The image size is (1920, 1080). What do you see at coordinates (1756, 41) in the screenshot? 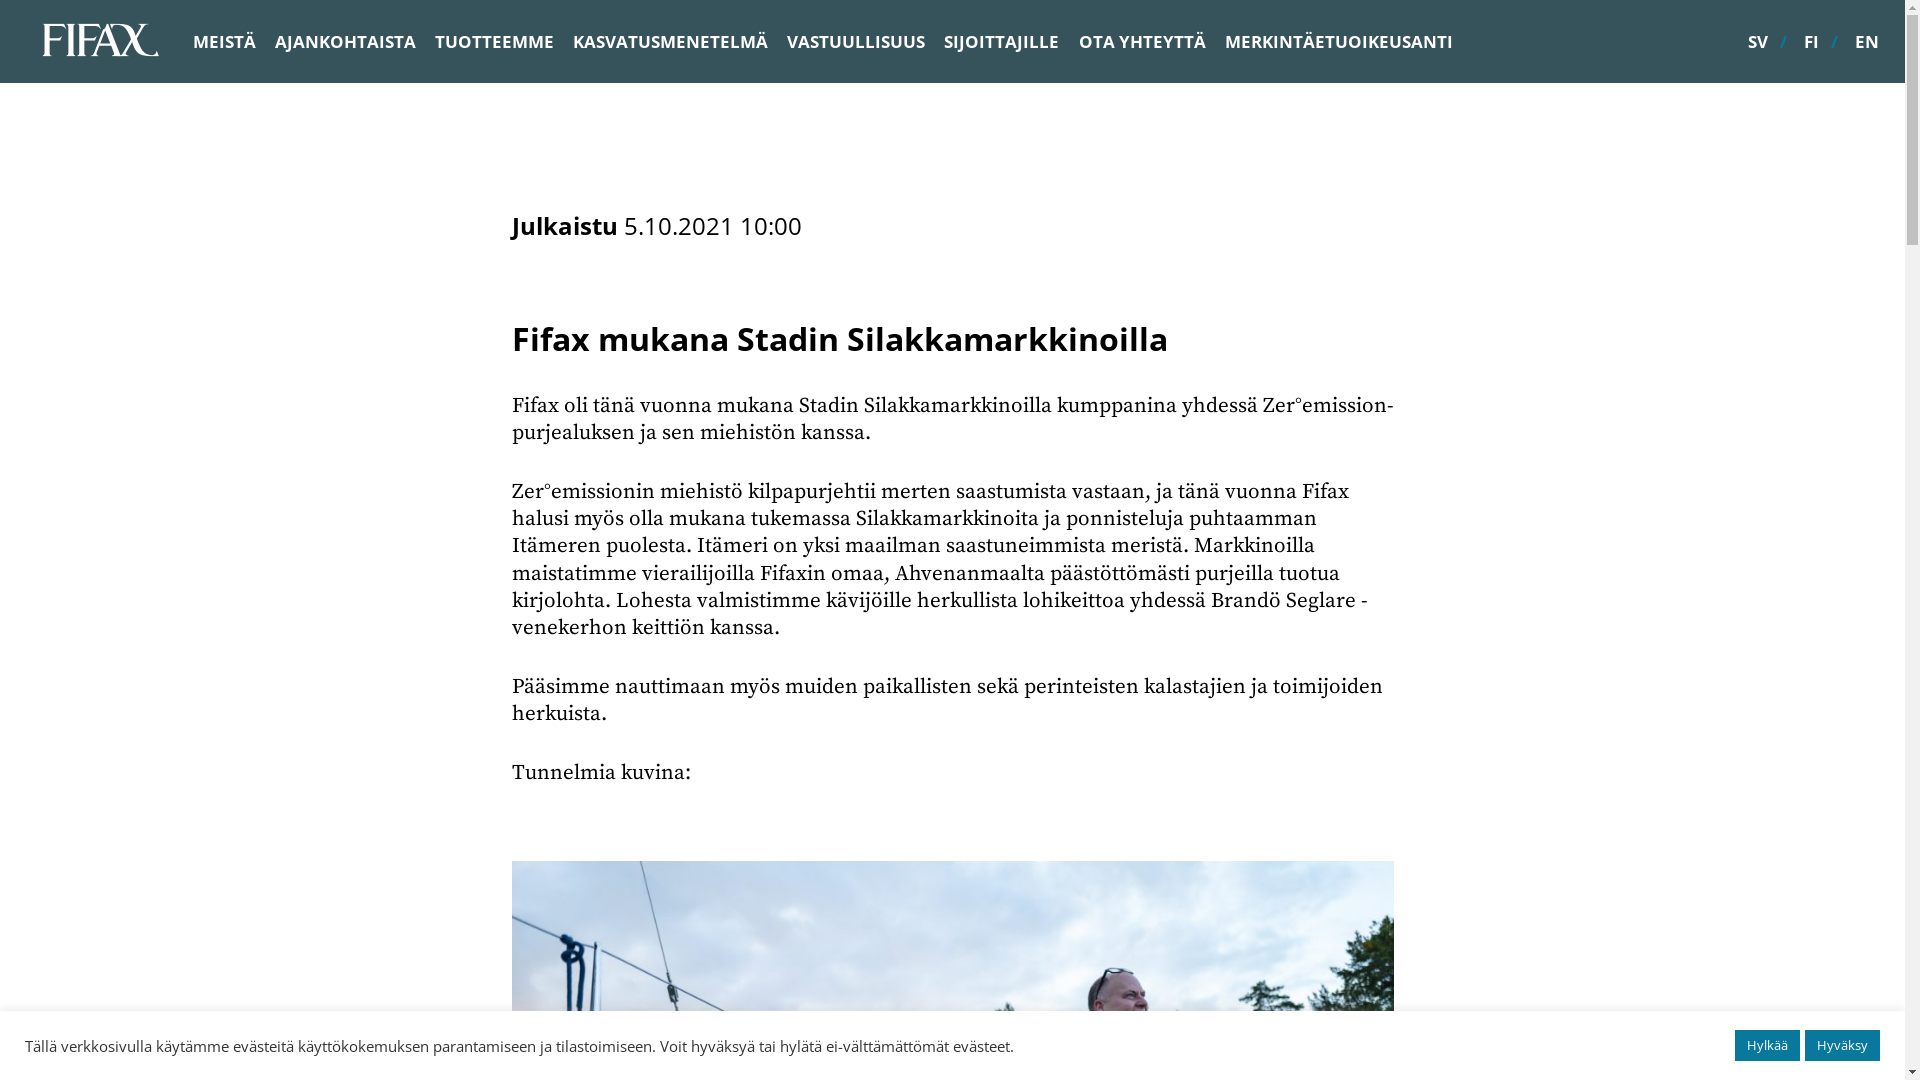
I see `'SV'` at bounding box center [1756, 41].